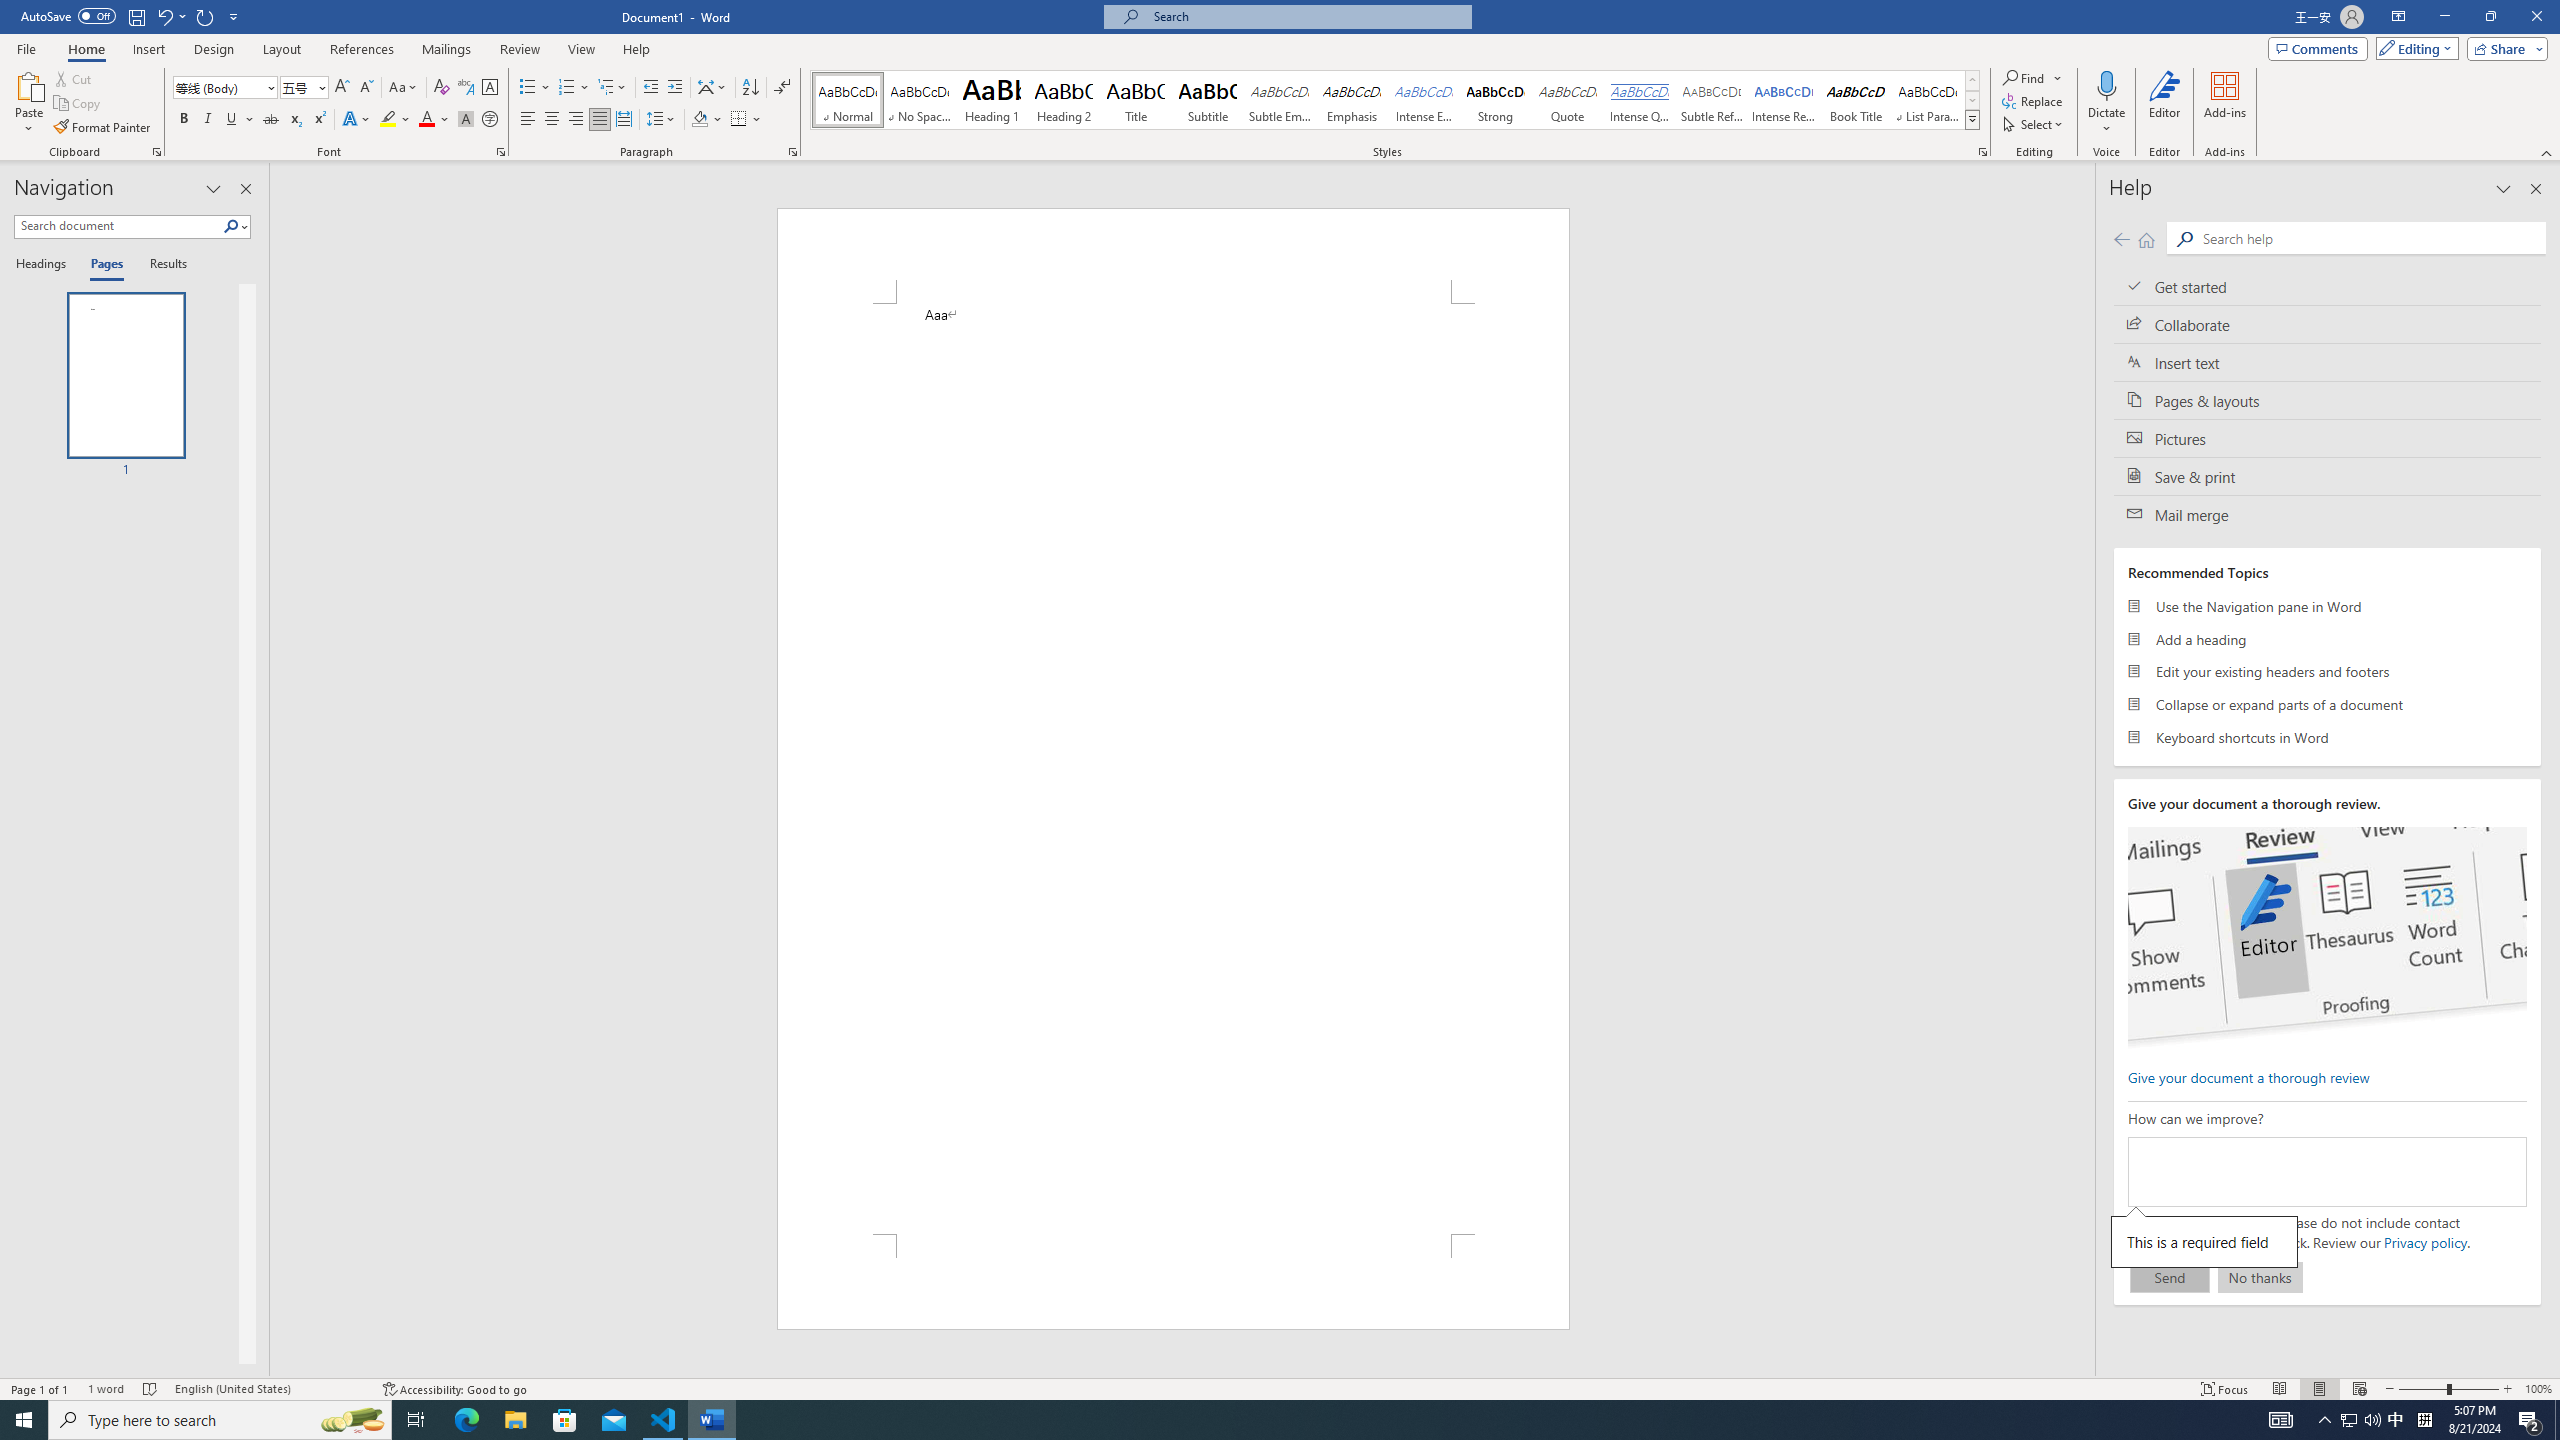  Describe the element at coordinates (2327, 704) in the screenshot. I see `'Collapse or expand parts of a document'` at that location.